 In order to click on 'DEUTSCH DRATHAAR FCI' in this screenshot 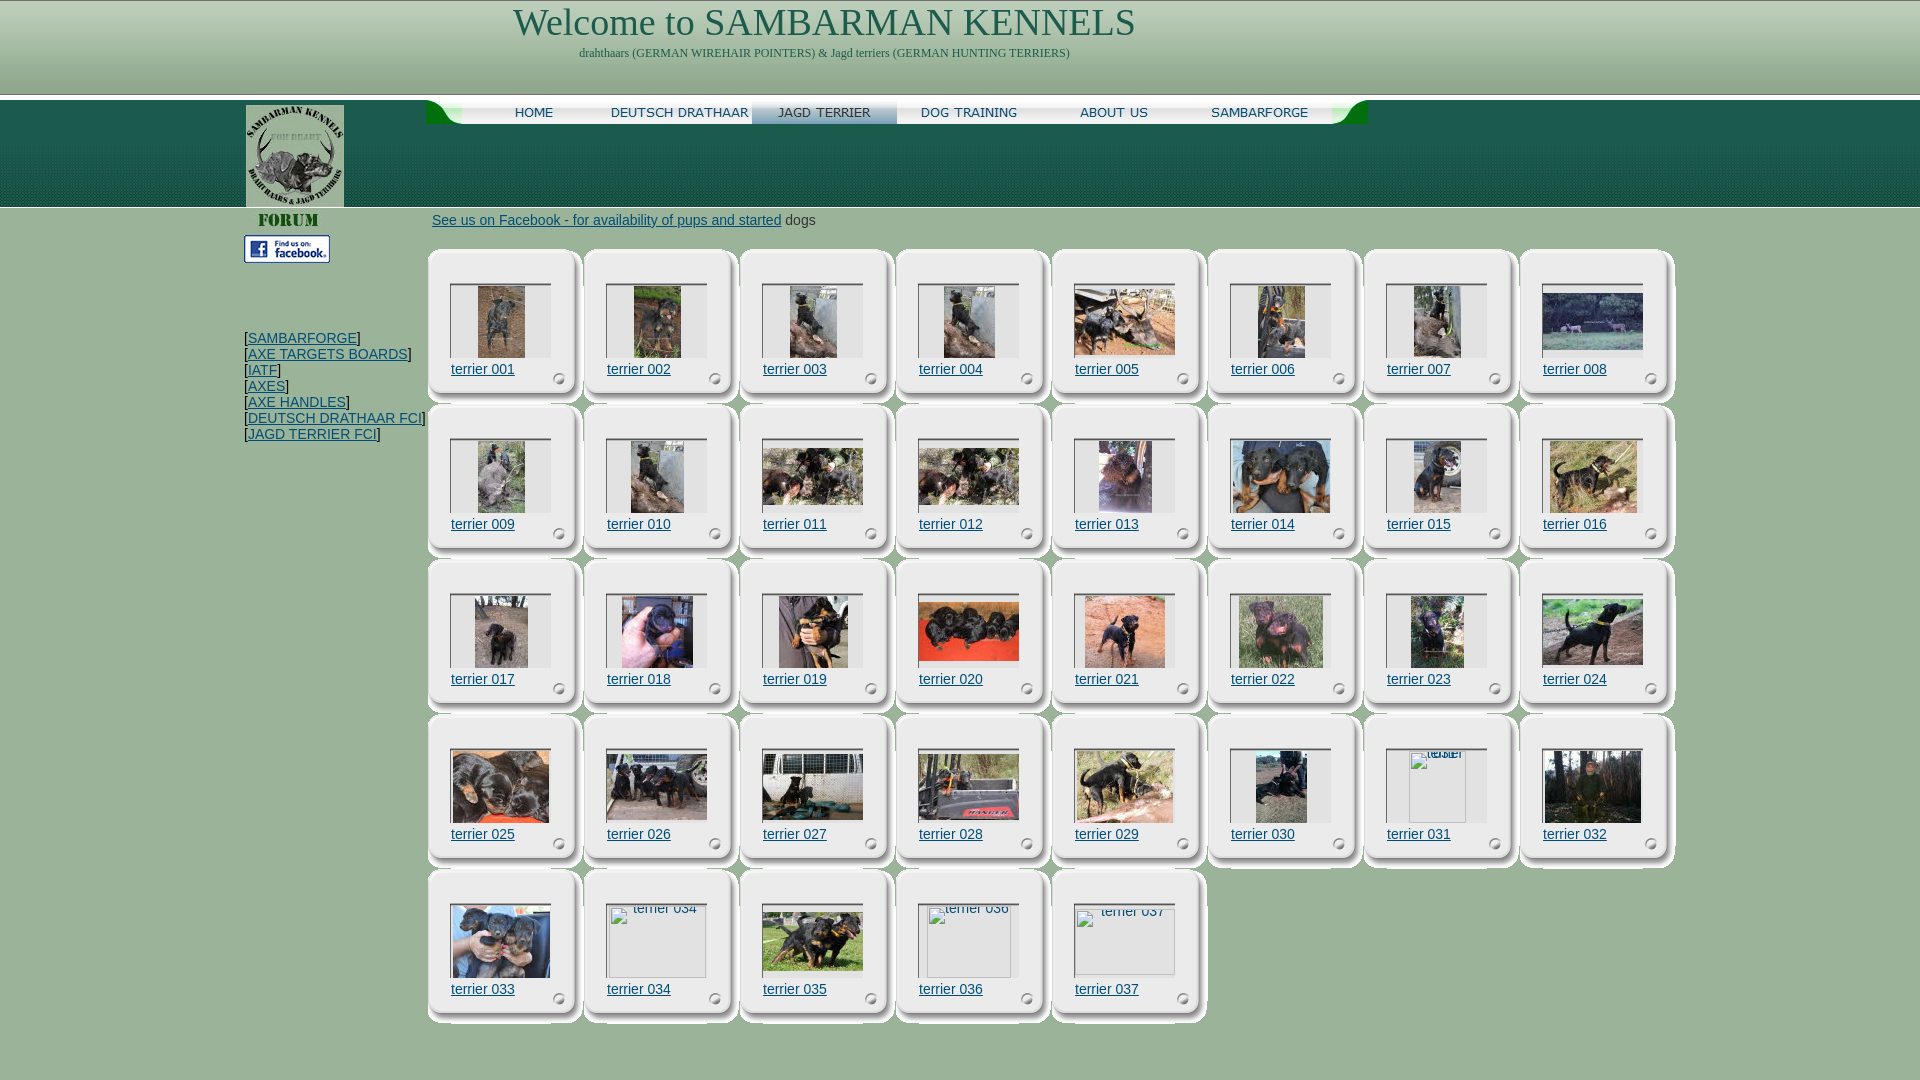, I will do `click(335, 416)`.